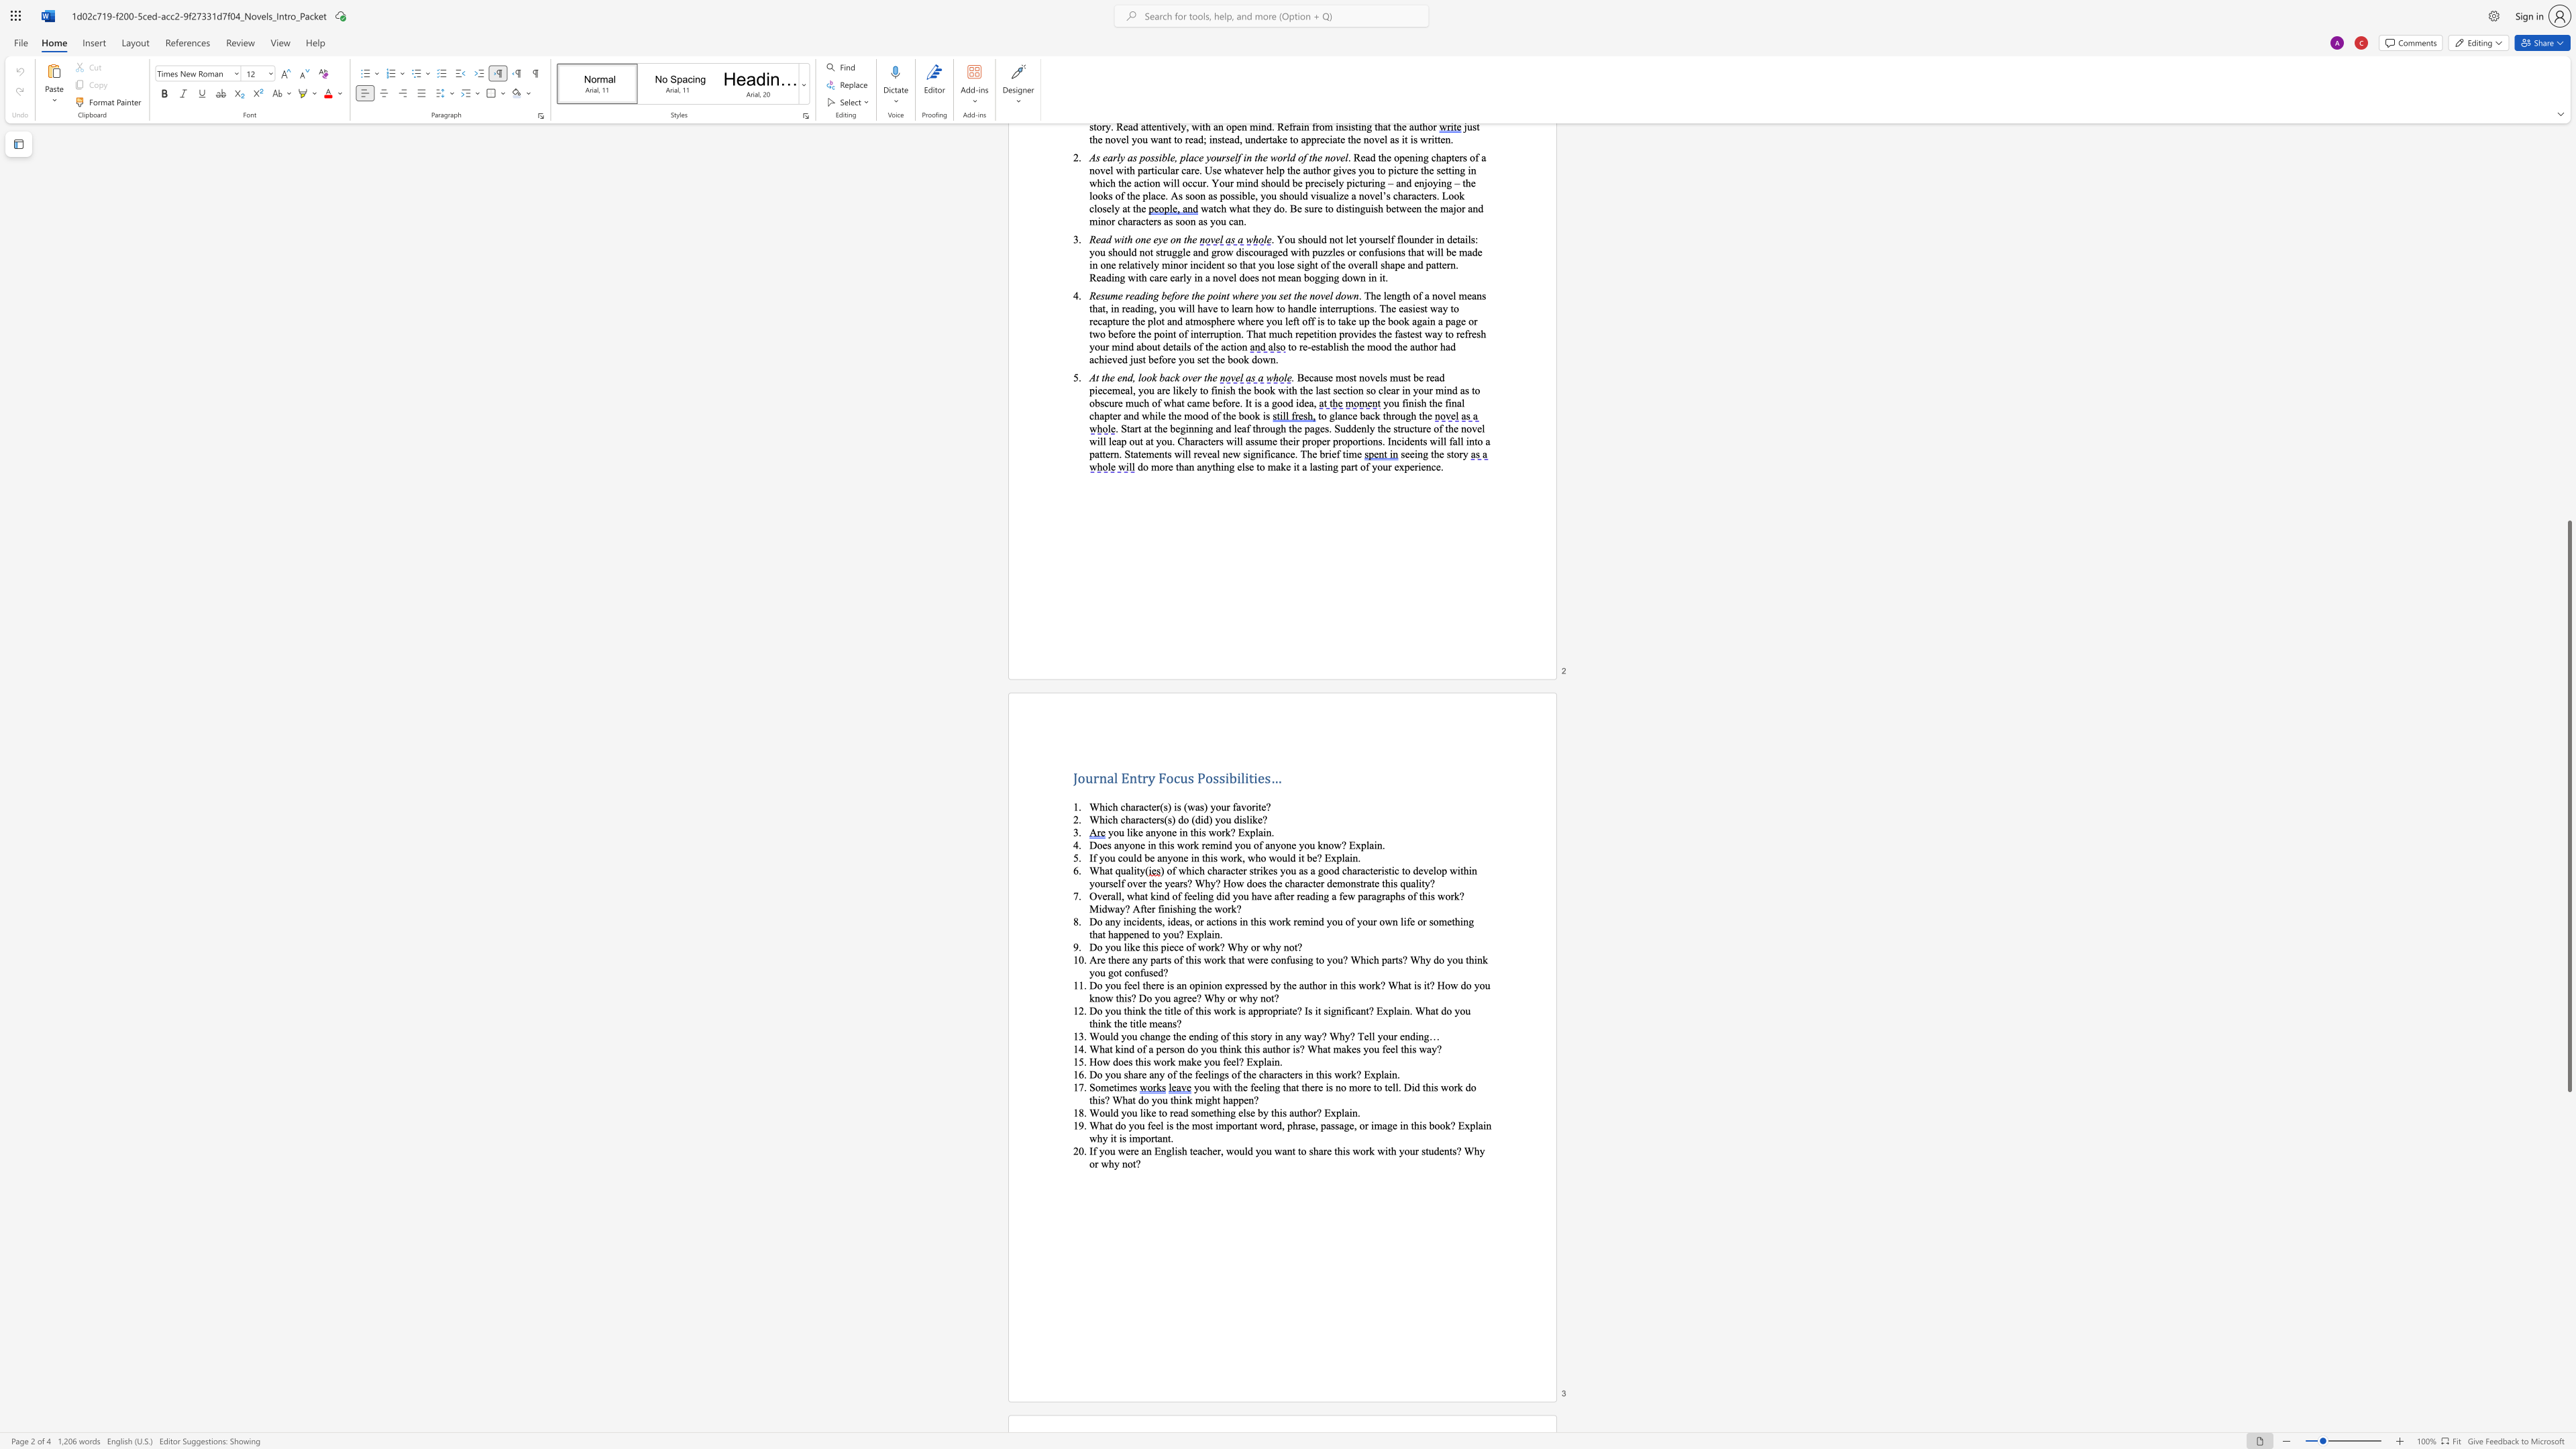 The width and height of the screenshot is (2576, 1449). I want to click on the space between the continuous character "c" and "t" in the text, so click(1146, 806).